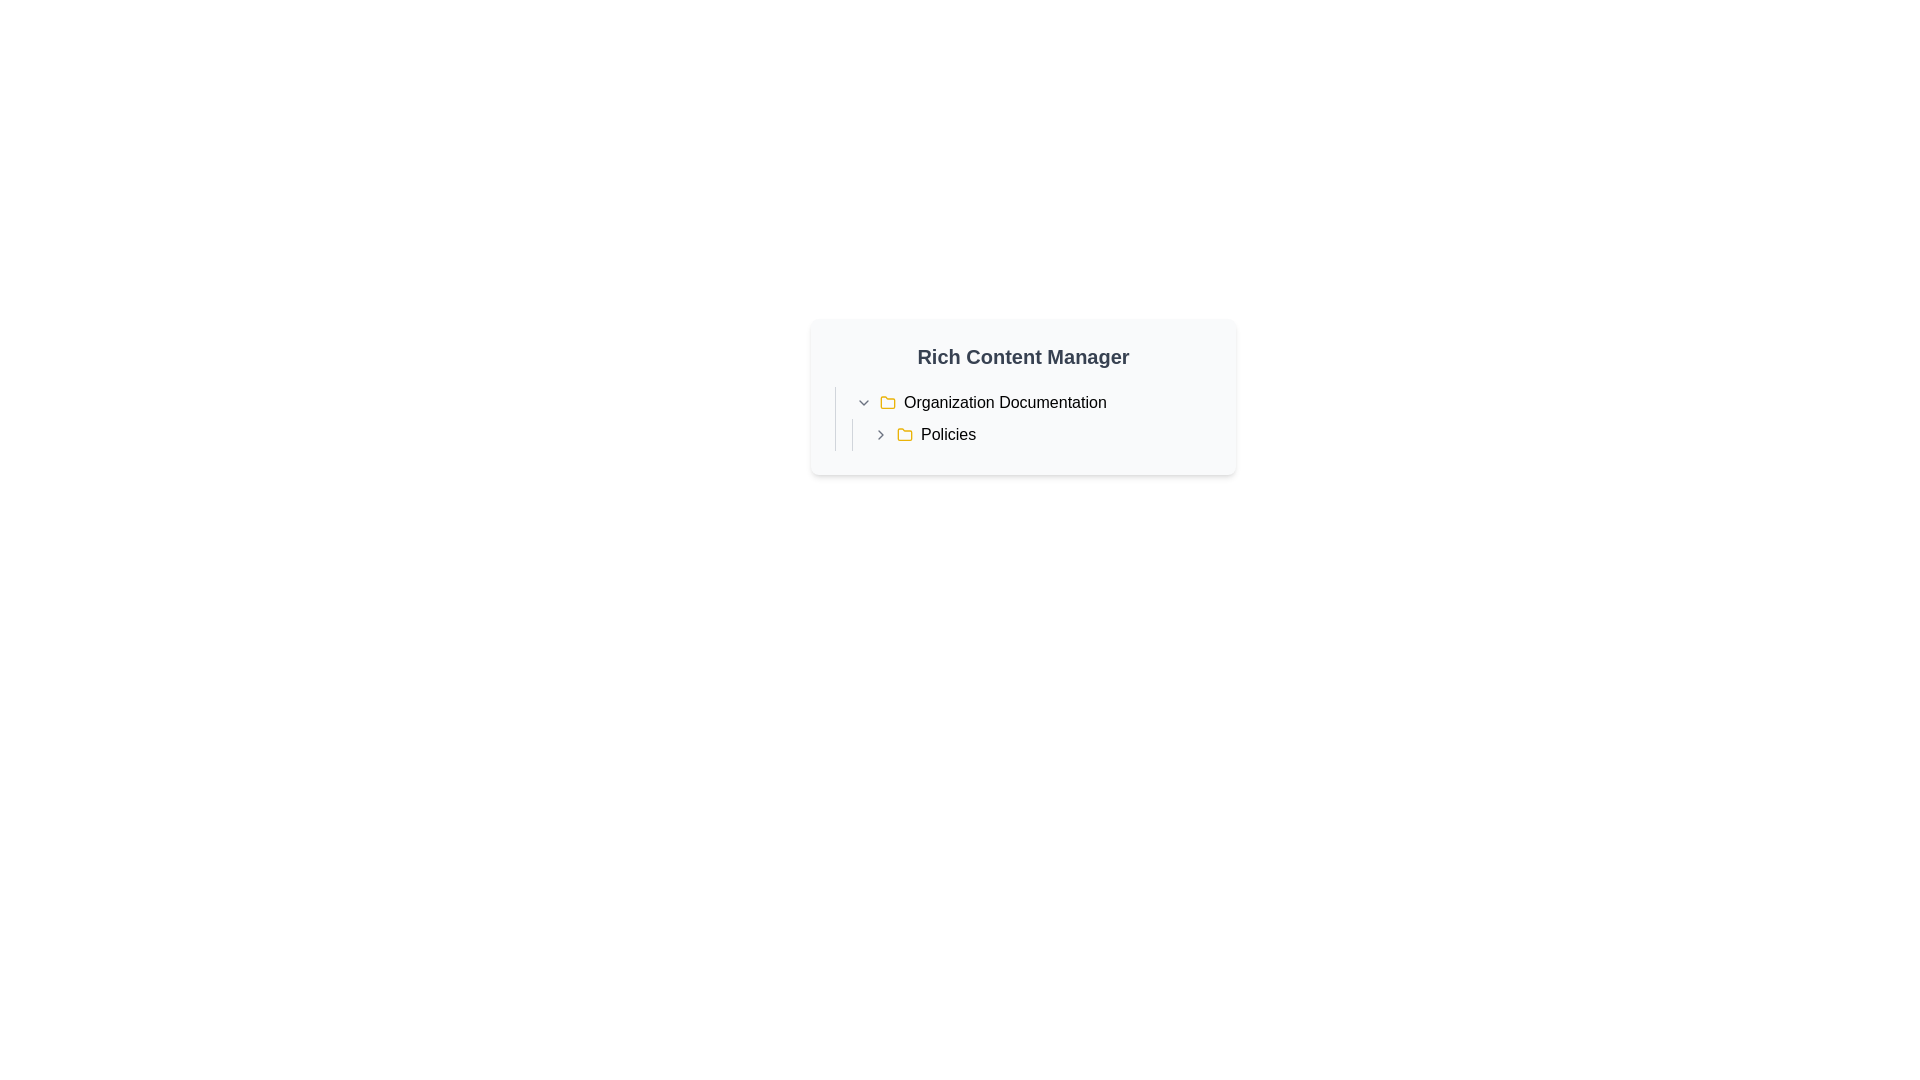  Describe the element at coordinates (887, 401) in the screenshot. I see `the first folder icon with a yellow outline located in the left part of the list item labeled 'Organization Documentation'` at that location.